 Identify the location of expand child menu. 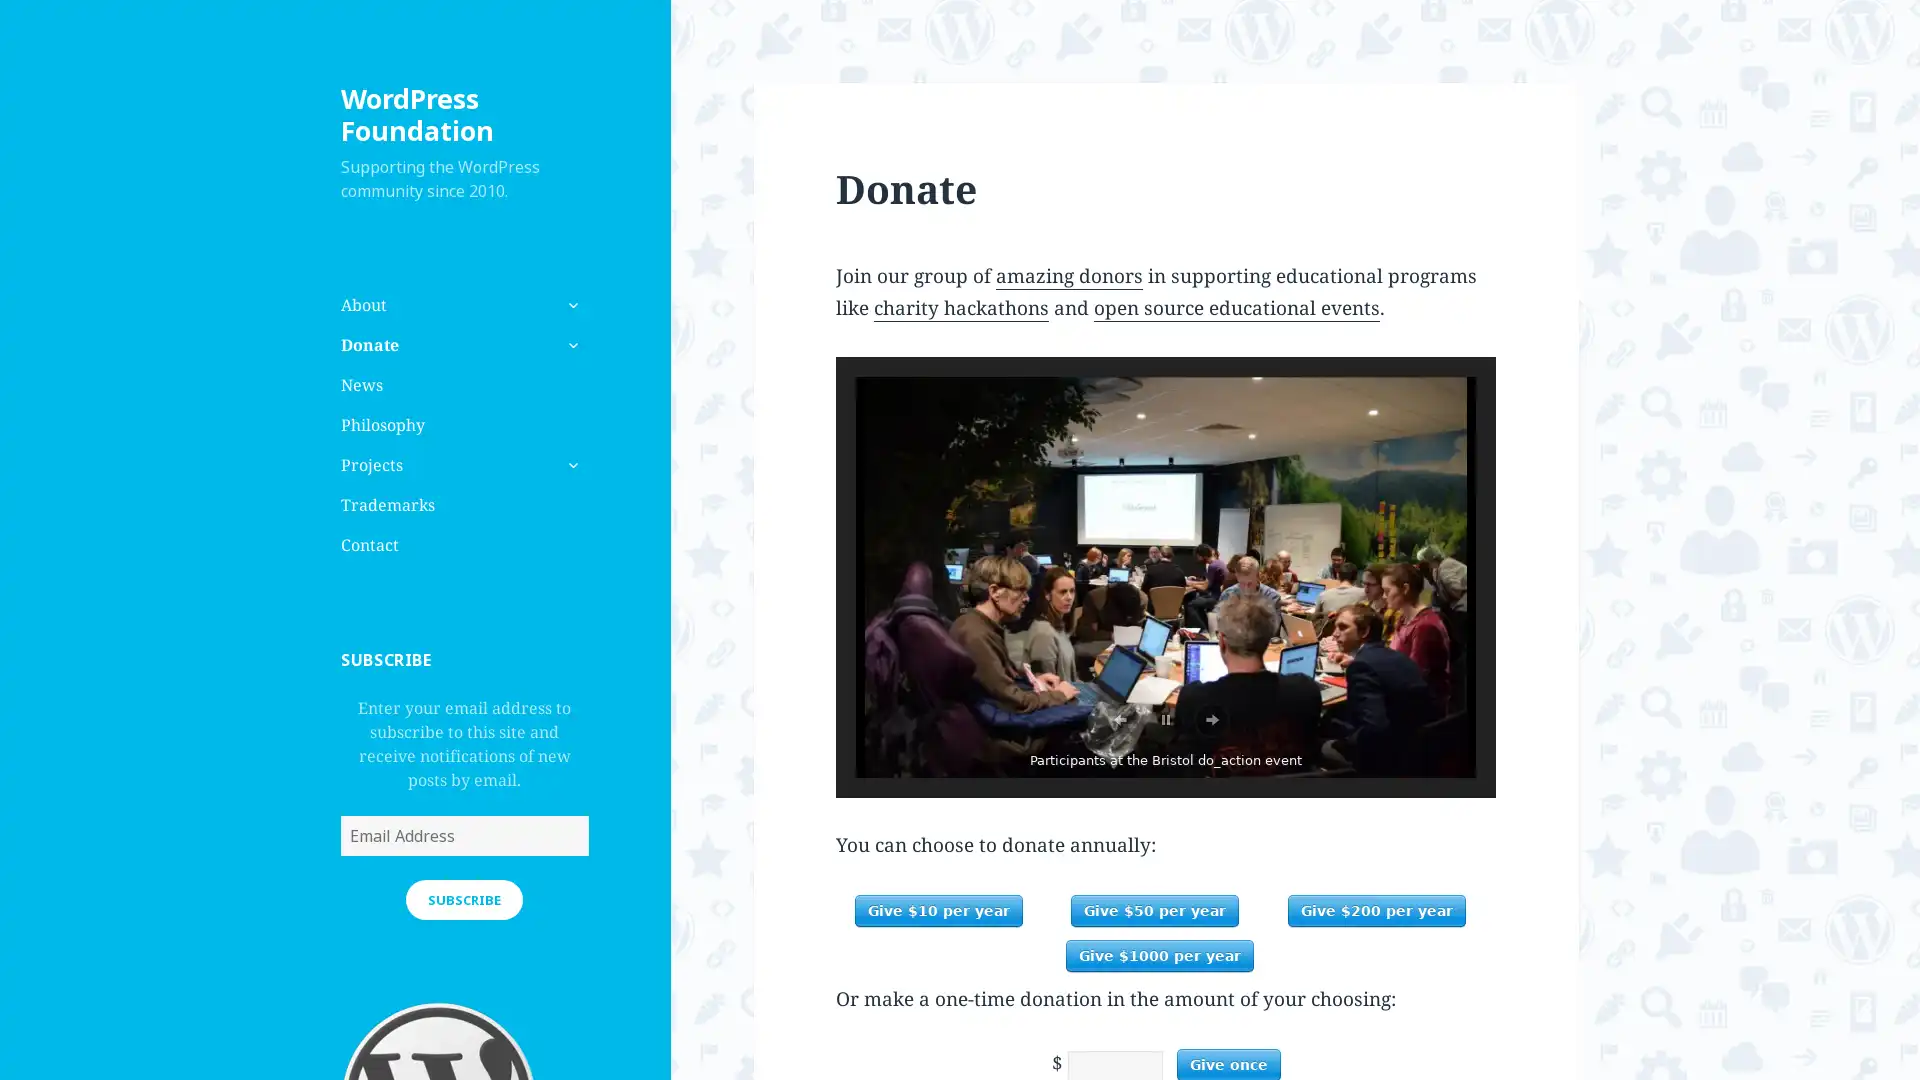
(570, 465).